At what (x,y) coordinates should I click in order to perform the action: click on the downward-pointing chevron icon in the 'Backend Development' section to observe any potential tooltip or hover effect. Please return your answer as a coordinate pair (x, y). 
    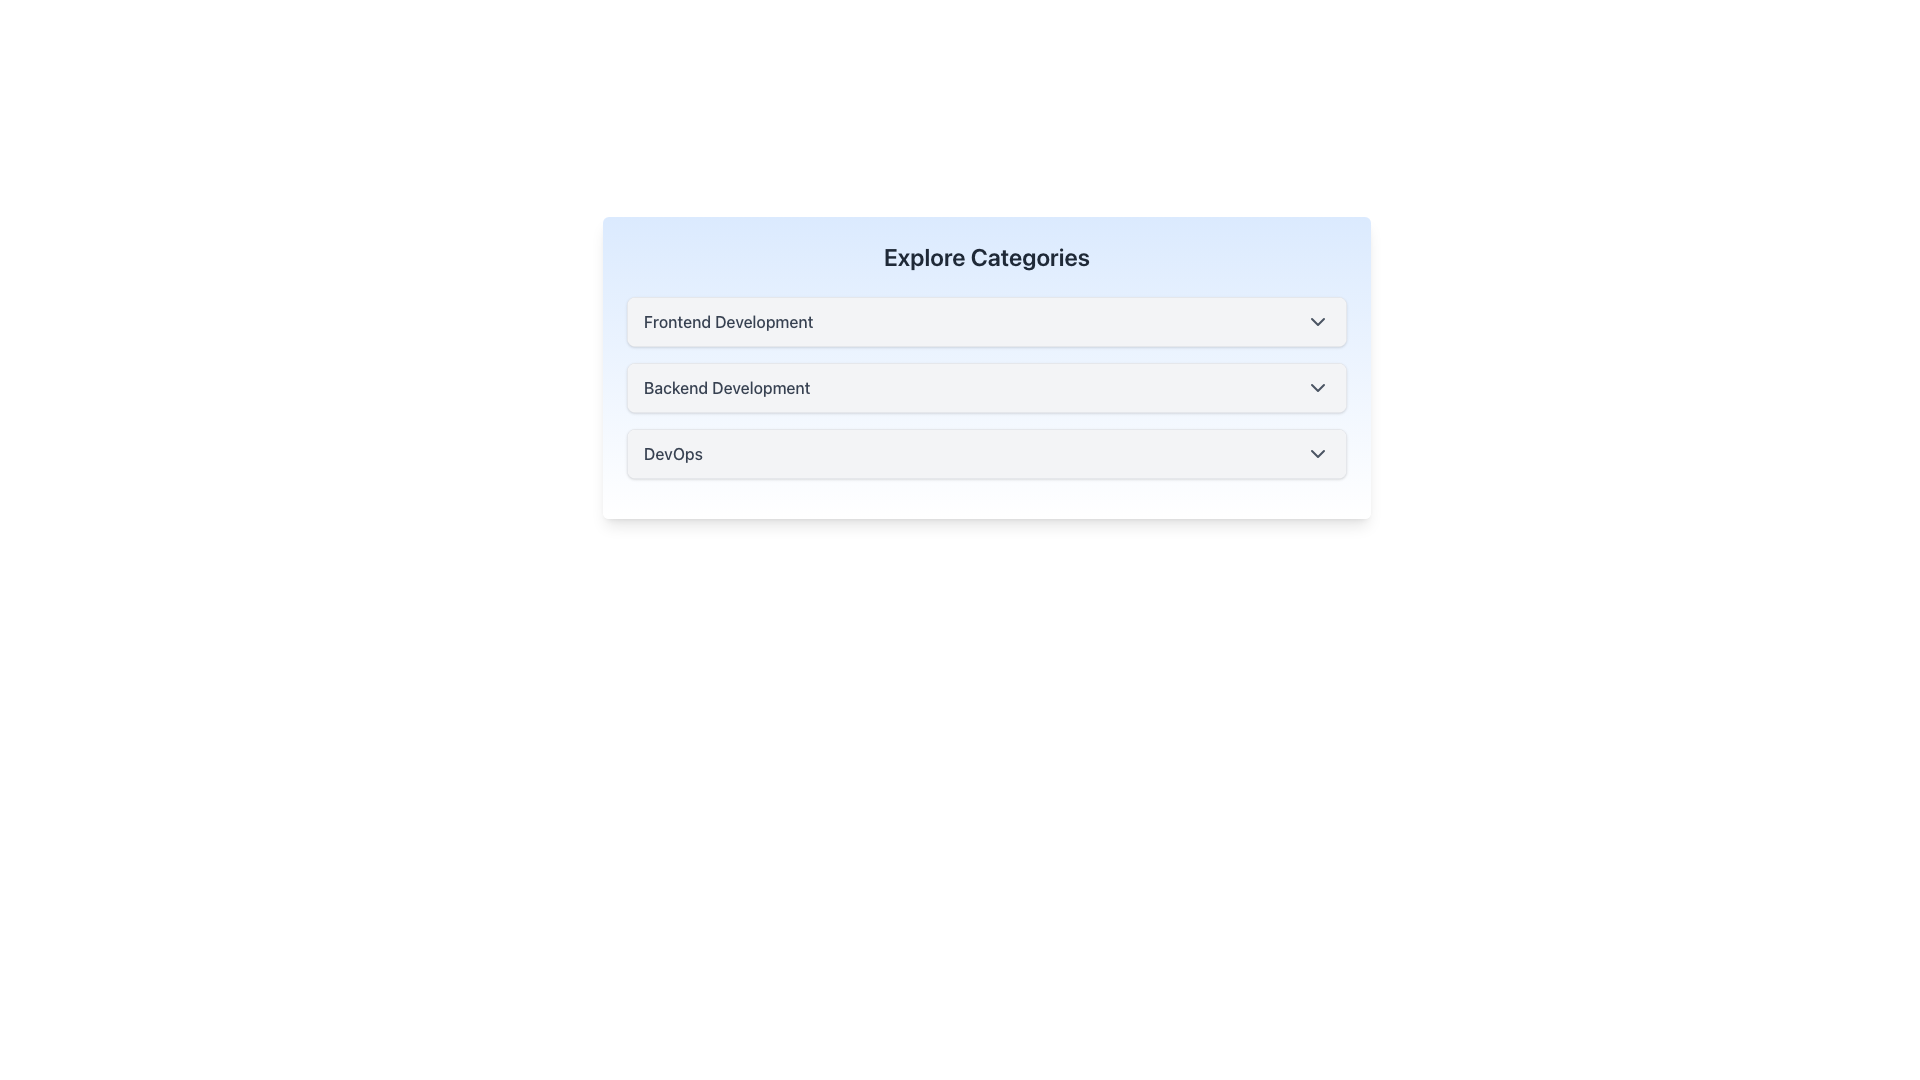
    Looking at the image, I should click on (1318, 388).